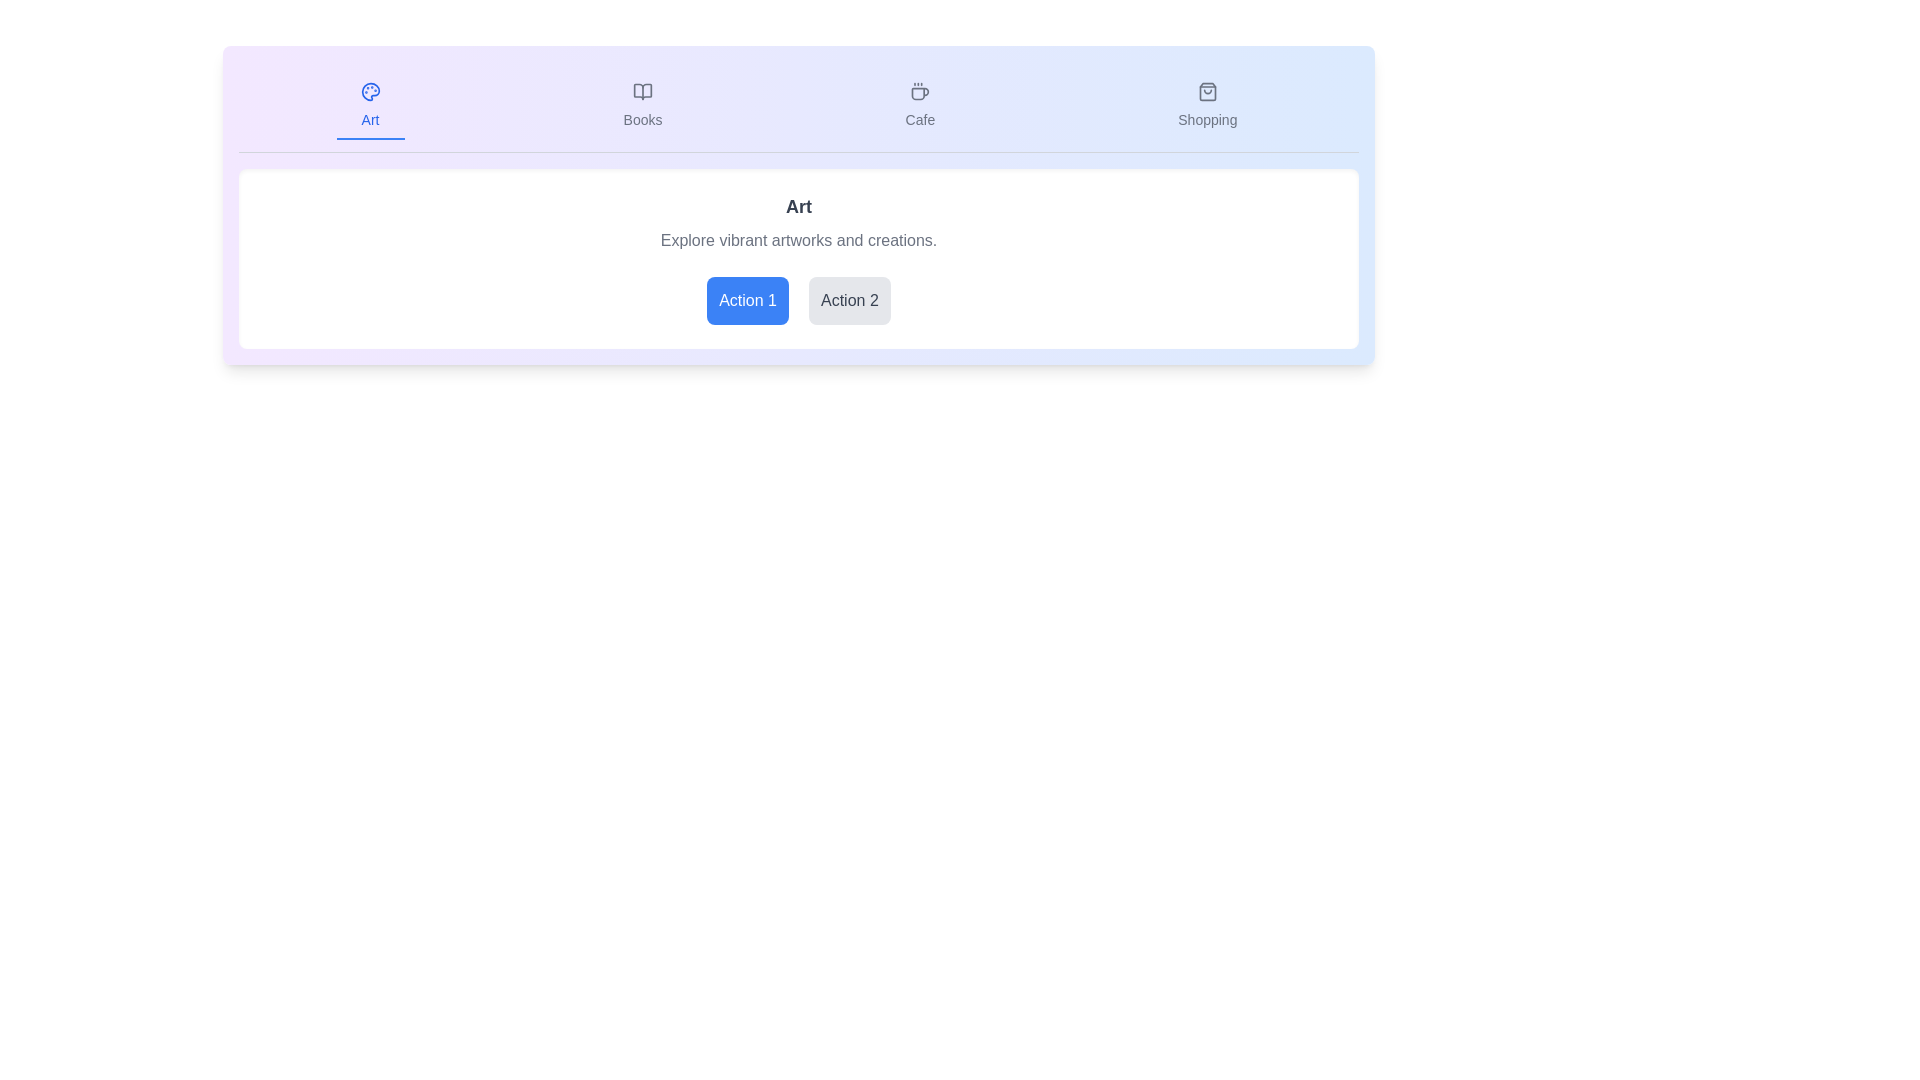 This screenshot has height=1080, width=1920. Describe the element at coordinates (747, 300) in the screenshot. I see `the 'Action 1' button` at that location.